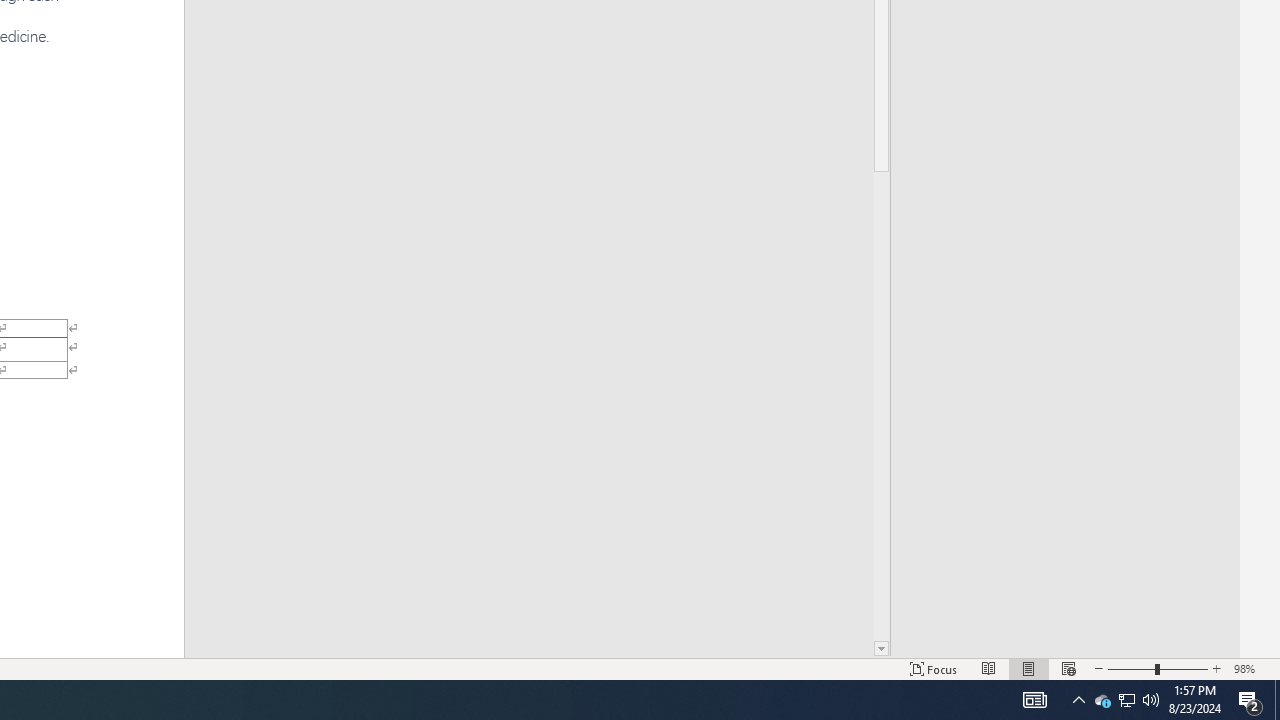 Image resolution: width=1280 pixels, height=720 pixels. I want to click on 'Zoom Out', so click(1131, 669).